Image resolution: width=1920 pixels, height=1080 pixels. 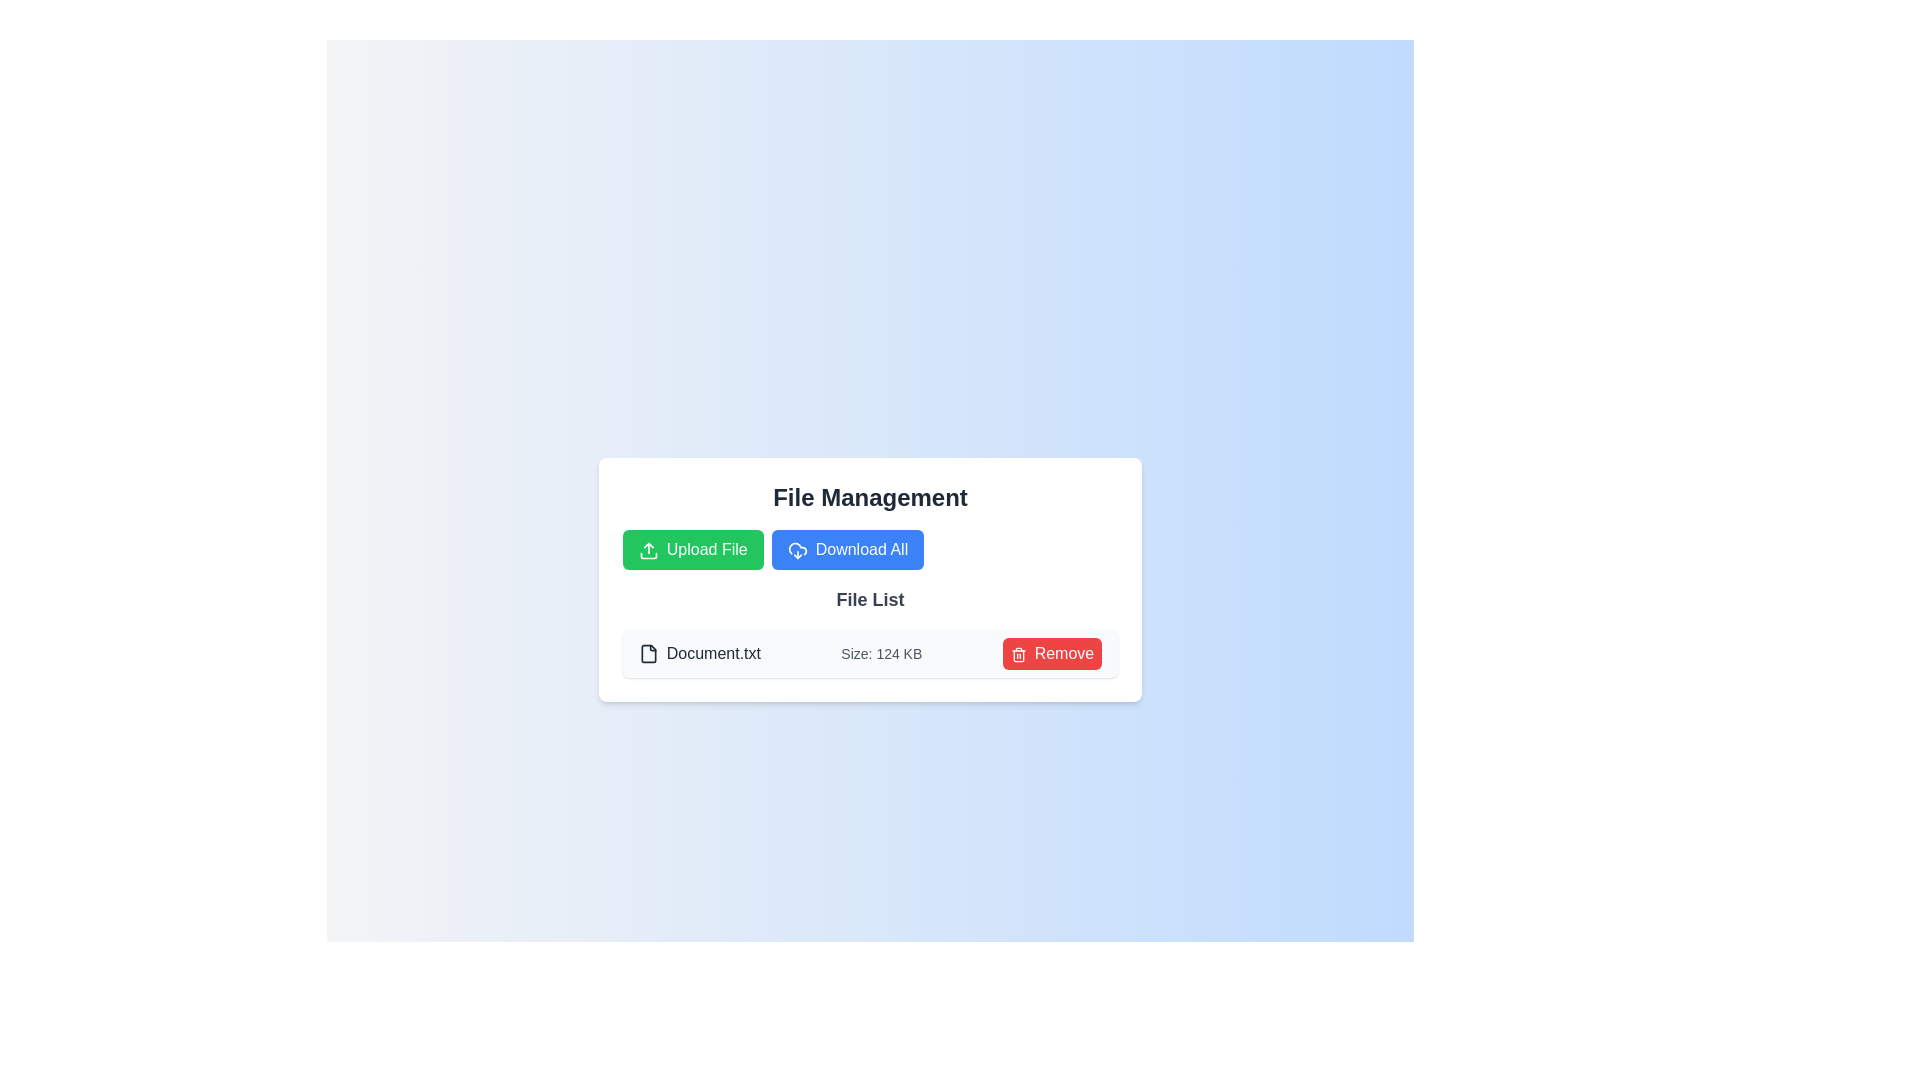 I want to click on the text label displaying the file name 'Document.txt' in the file management interface, located in the 'File List' section, to the left of the file size text and far-left of the 'Remove' action button, so click(x=699, y=654).